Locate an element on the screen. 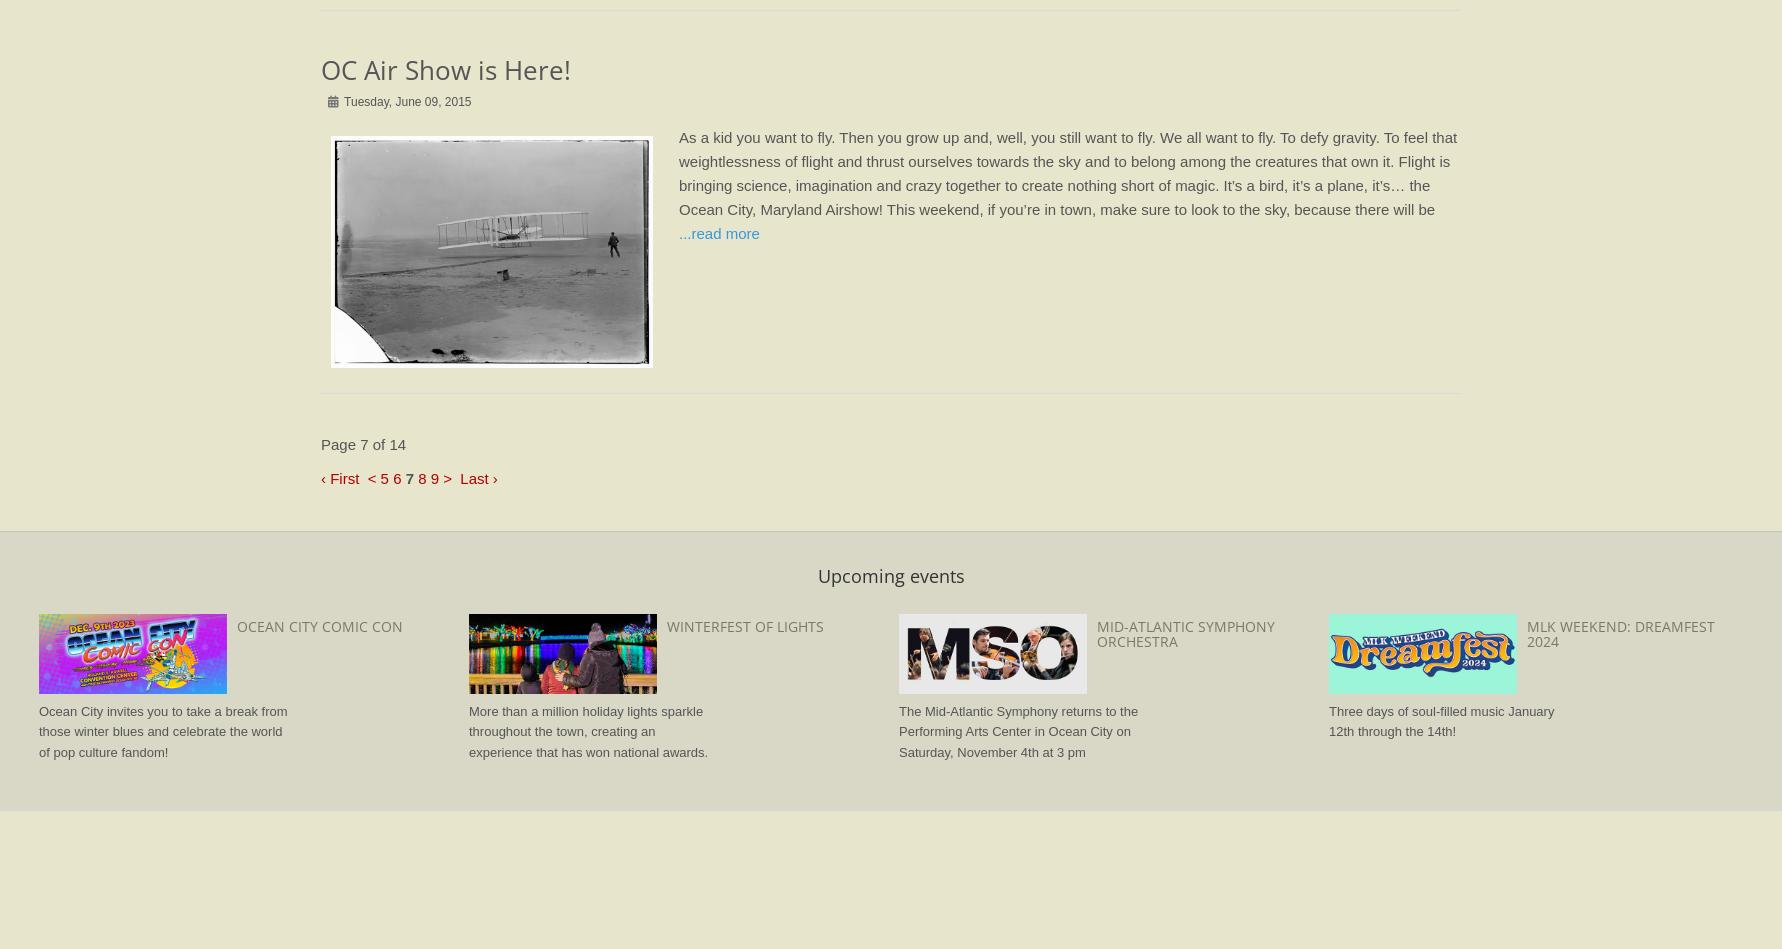 This screenshot has height=949, width=1782. 'As a kid you want to fly. Then you grow up and, well, you still want to fly. We all want to fly. To defy gravity. To feel that weightlessness of flight and thrust ourselves towards the sky and to belong among the creatures that own it. Flight is bringing science, imagination and crazy together to create nothing short of magic. It’s a bird, it’s a plane, it’s… the Ocean City, Maryland Airshow! This weekend, if you’re in town, make sure to look to the sky, because there will be' is located at coordinates (677, 171).